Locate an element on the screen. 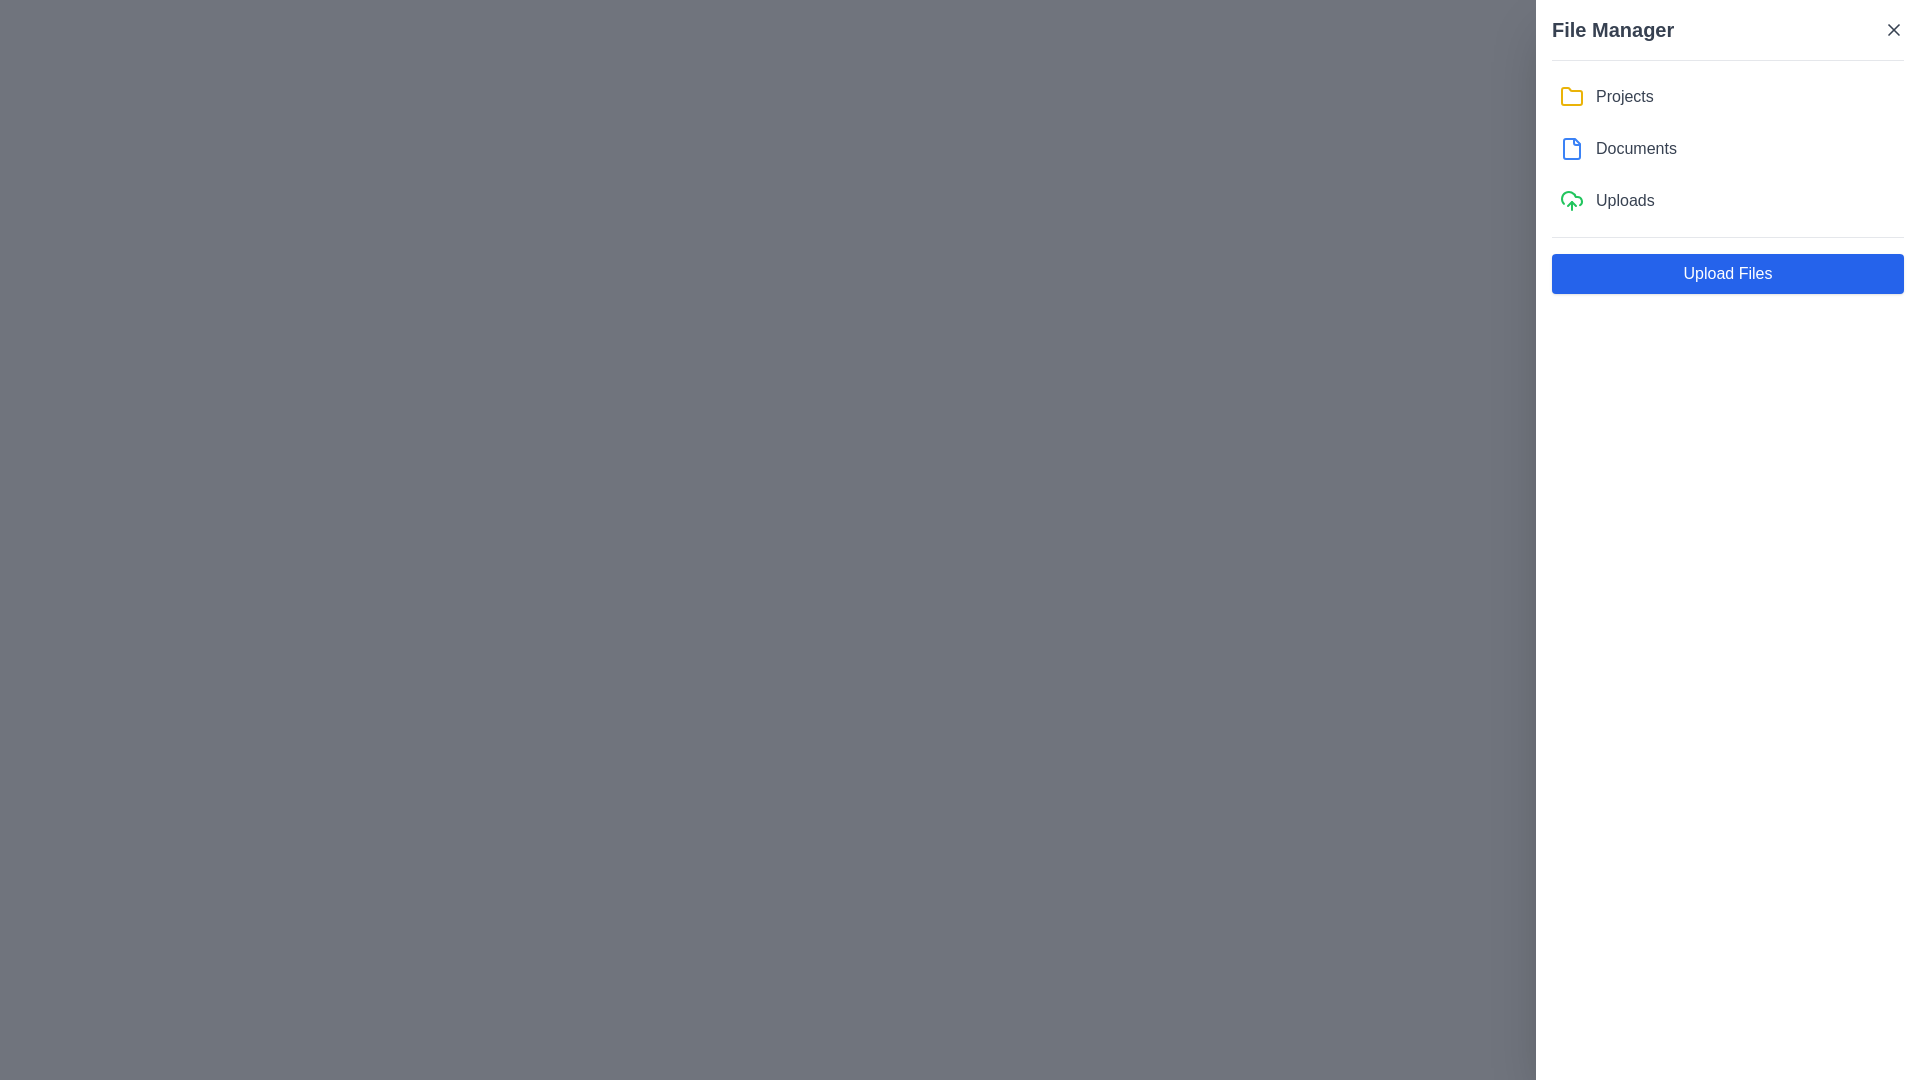 The image size is (1920, 1080). the 'Documents' file icon in the navigation panel of the 'File Manager' interface is located at coordinates (1570, 148).